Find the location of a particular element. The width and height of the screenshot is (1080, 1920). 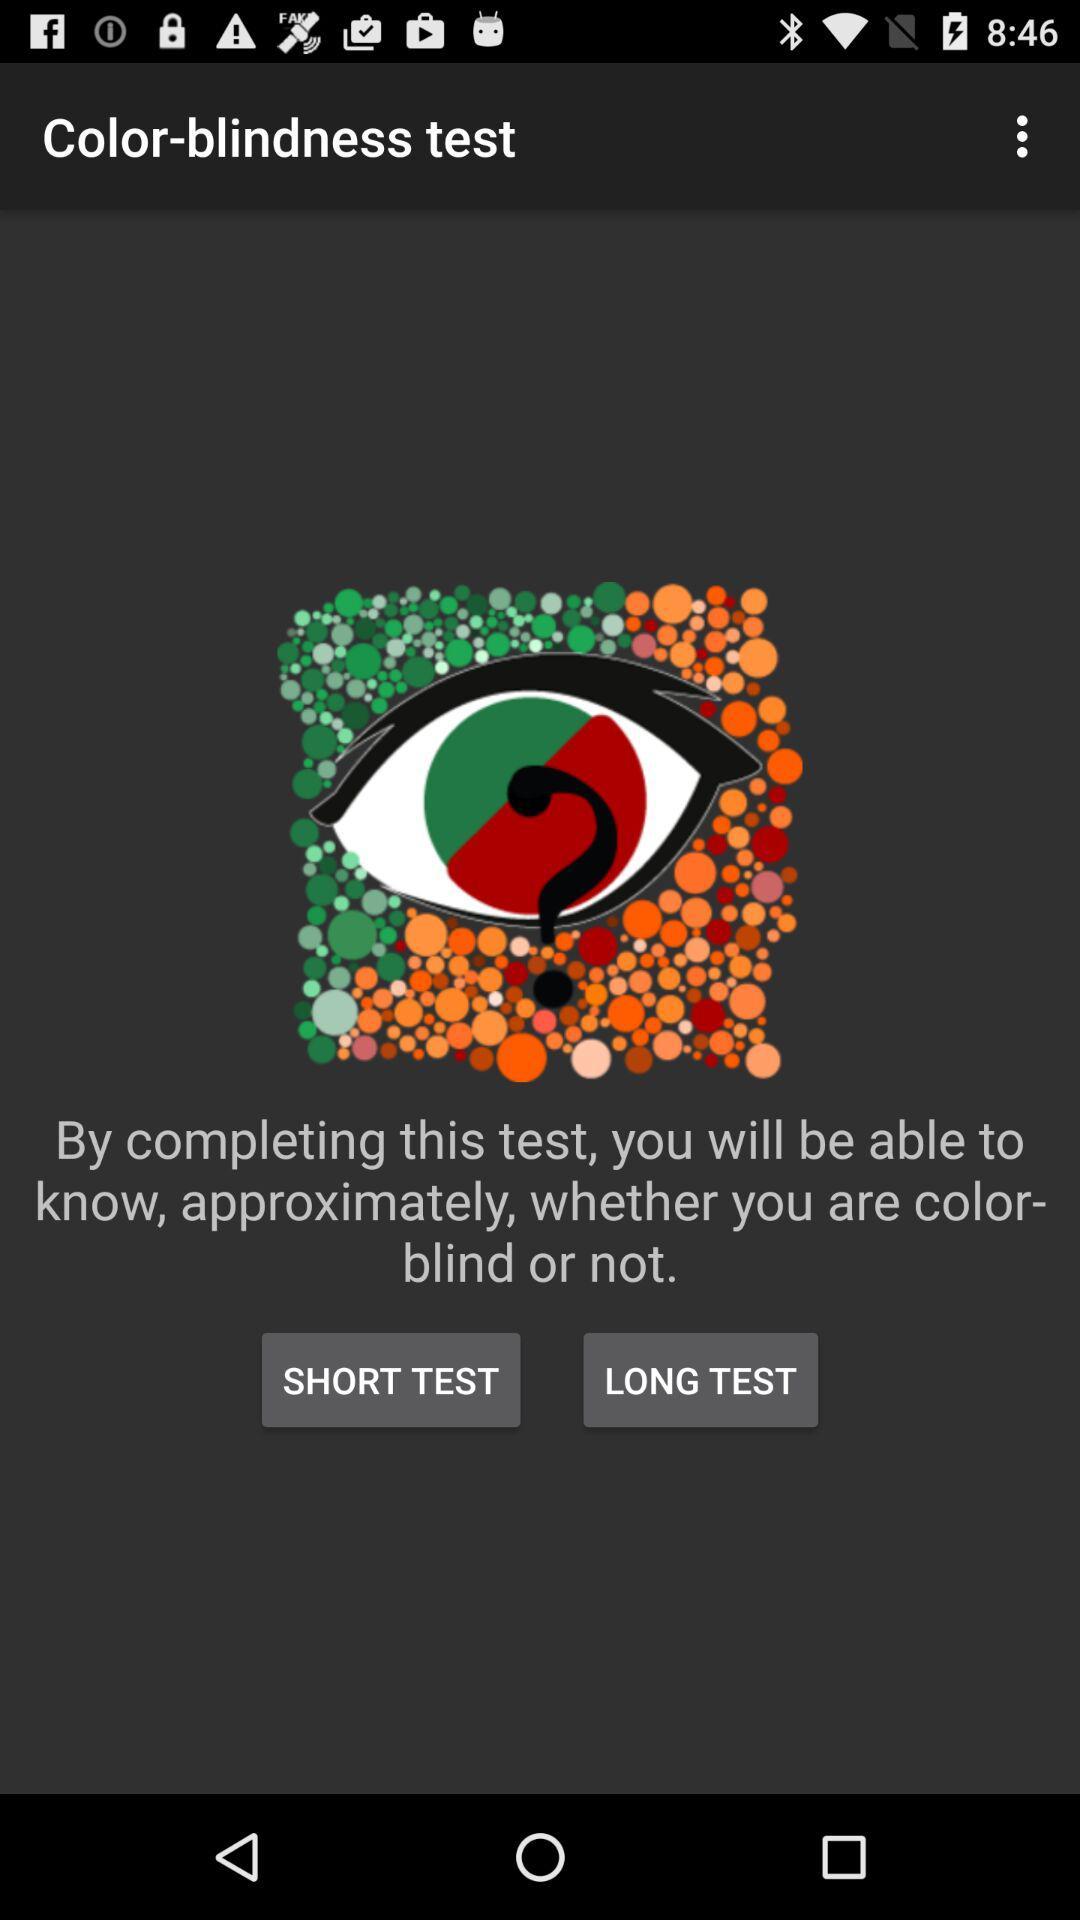

long test icon is located at coordinates (699, 1379).